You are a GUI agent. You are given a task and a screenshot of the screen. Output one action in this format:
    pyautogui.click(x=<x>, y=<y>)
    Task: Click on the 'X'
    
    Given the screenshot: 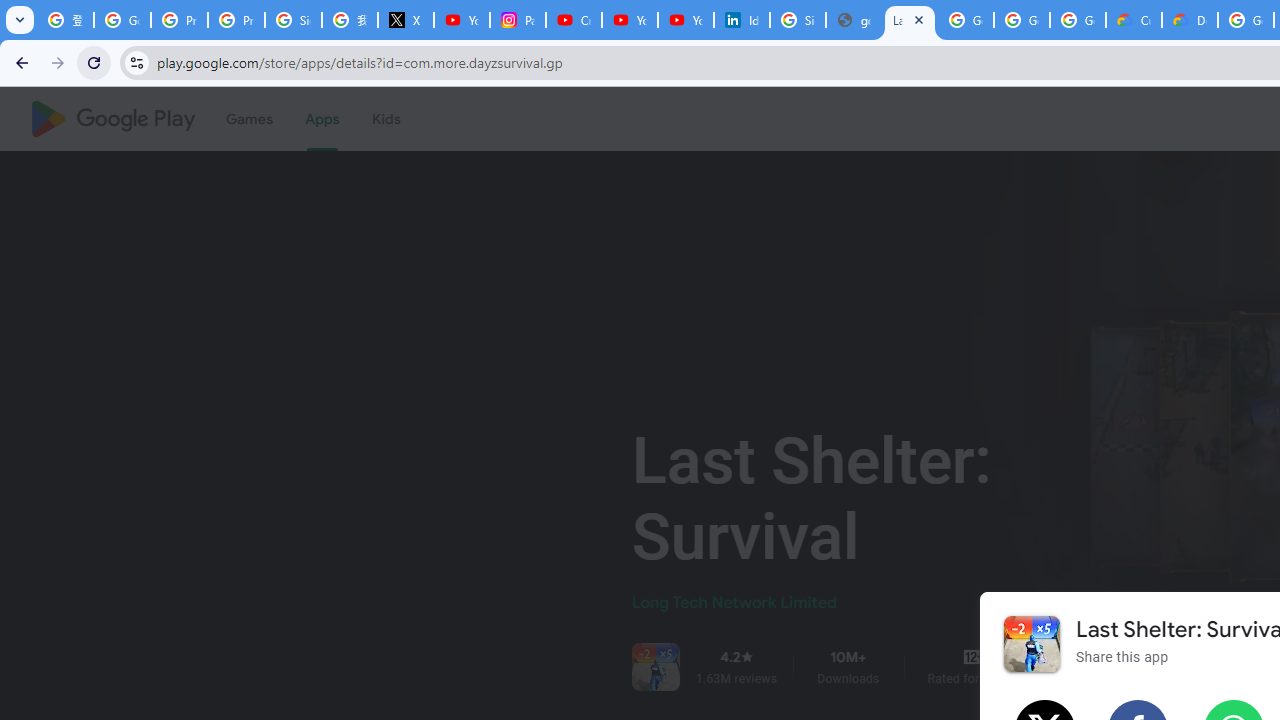 What is the action you would take?
    pyautogui.click(x=404, y=20)
    